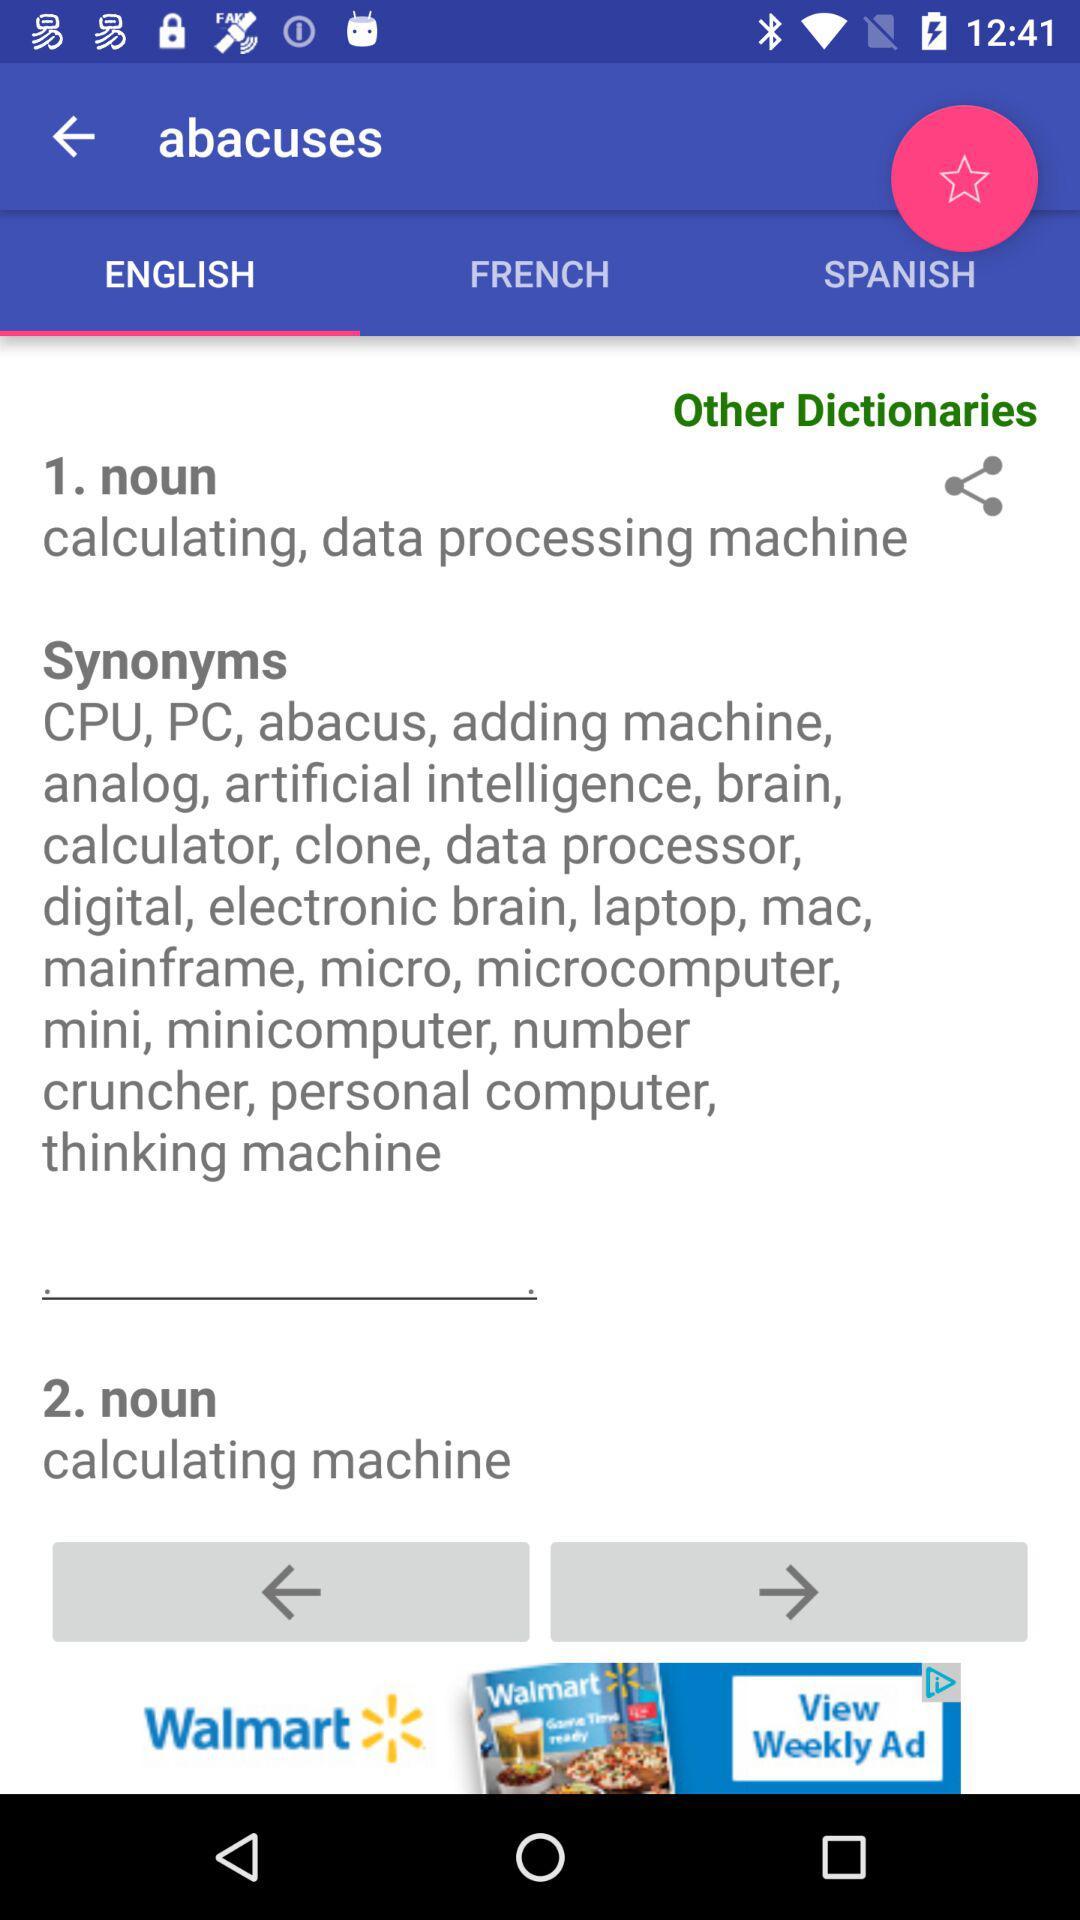 The width and height of the screenshot is (1080, 1920). I want to click on more about add, so click(540, 1727).